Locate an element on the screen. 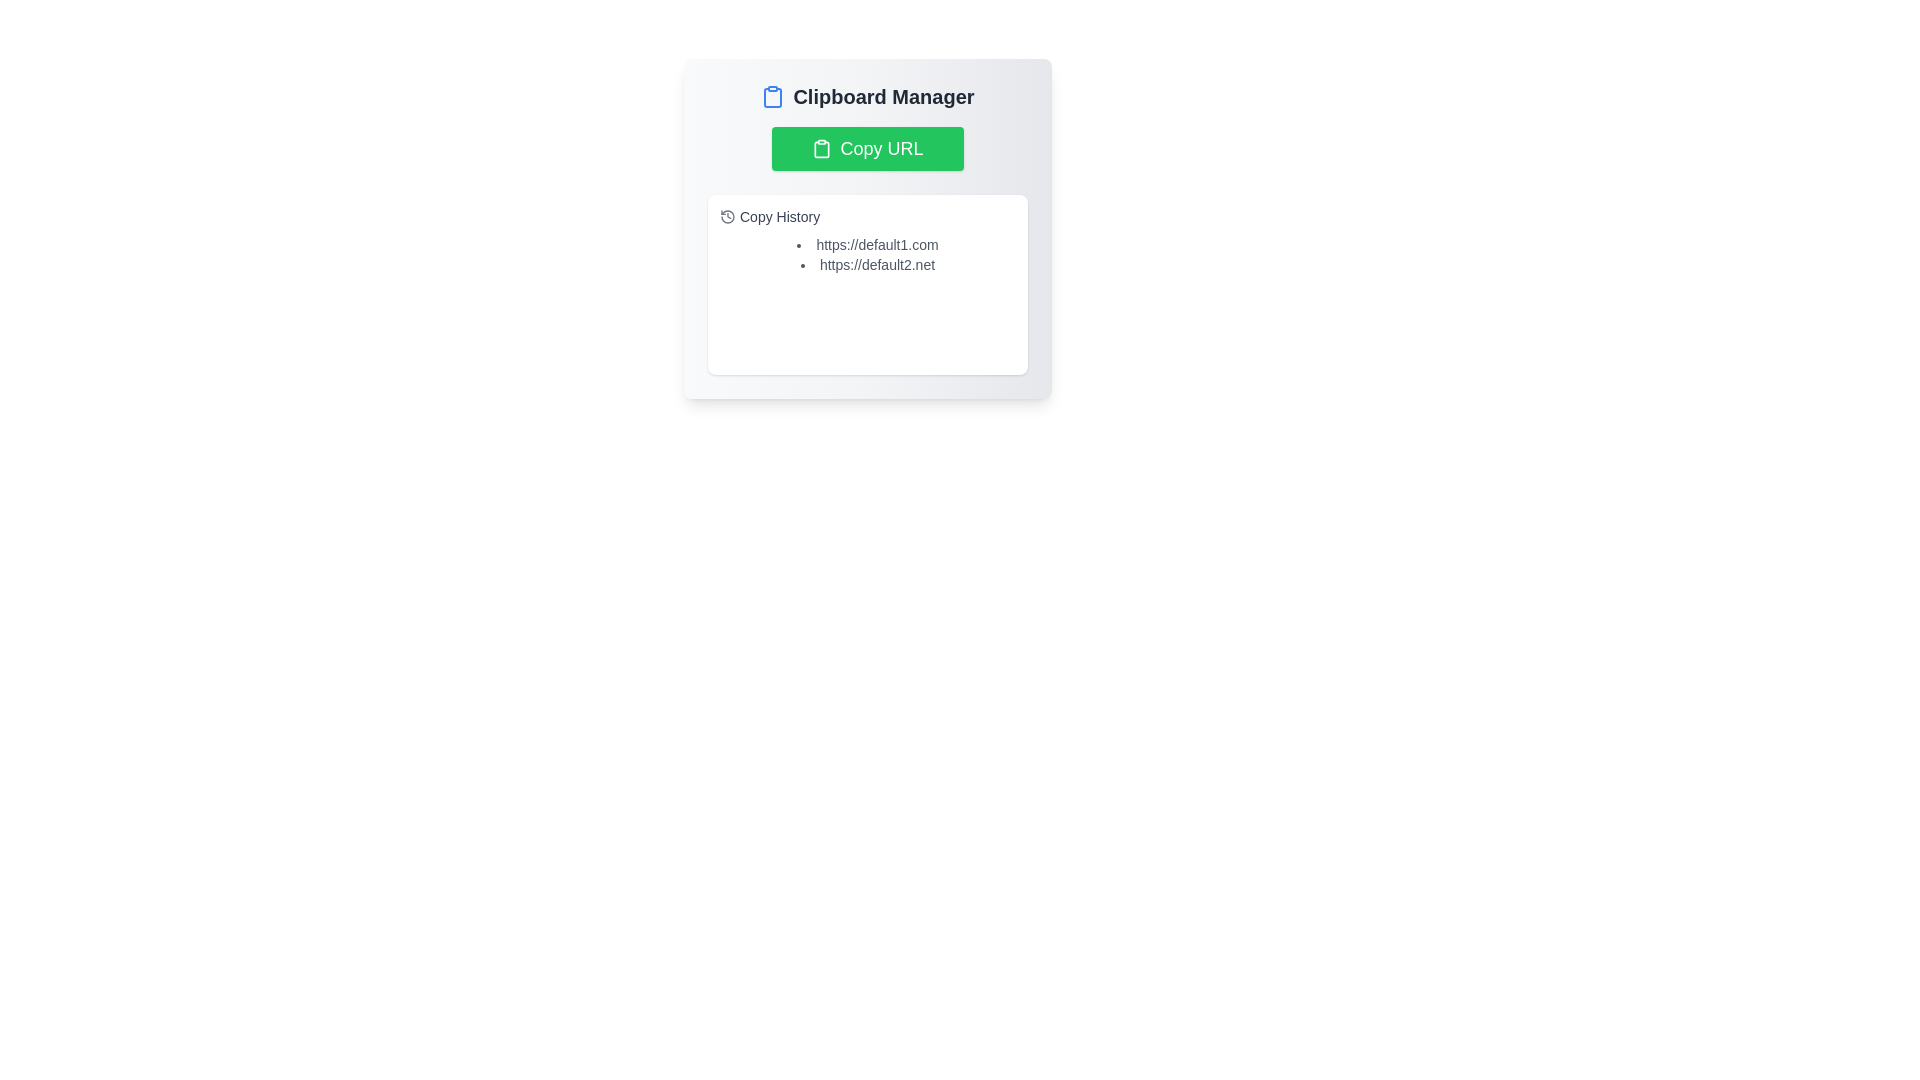 The width and height of the screenshot is (1920, 1080). the non-interactive circular clock icon located slightly to the left of the 'Copy History' text, aligned with the text's baseline is located at coordinates (727, 216).